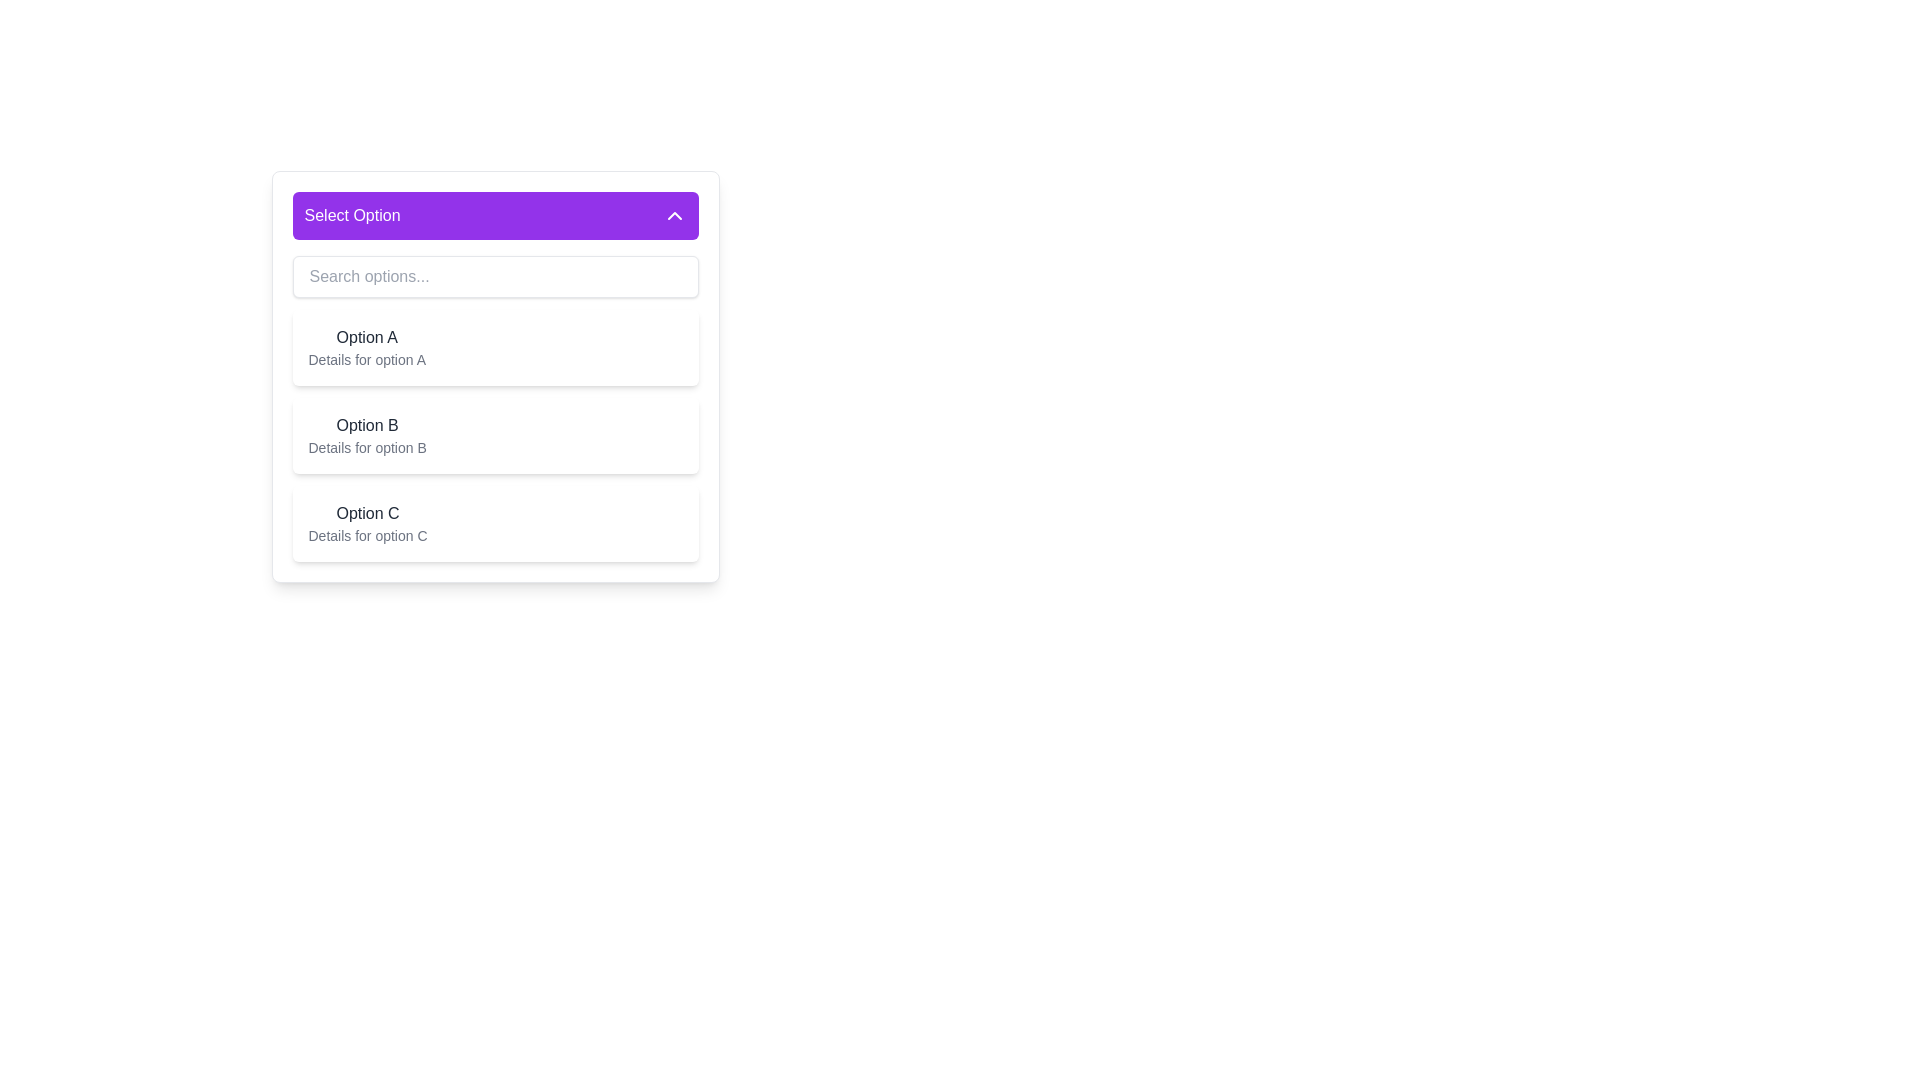  What do you see at coordinates (368, 512) in the screenshot?
I see `the text label for 'Option C' located at the bottom of the selectable options` at bounding box center [368, 512].